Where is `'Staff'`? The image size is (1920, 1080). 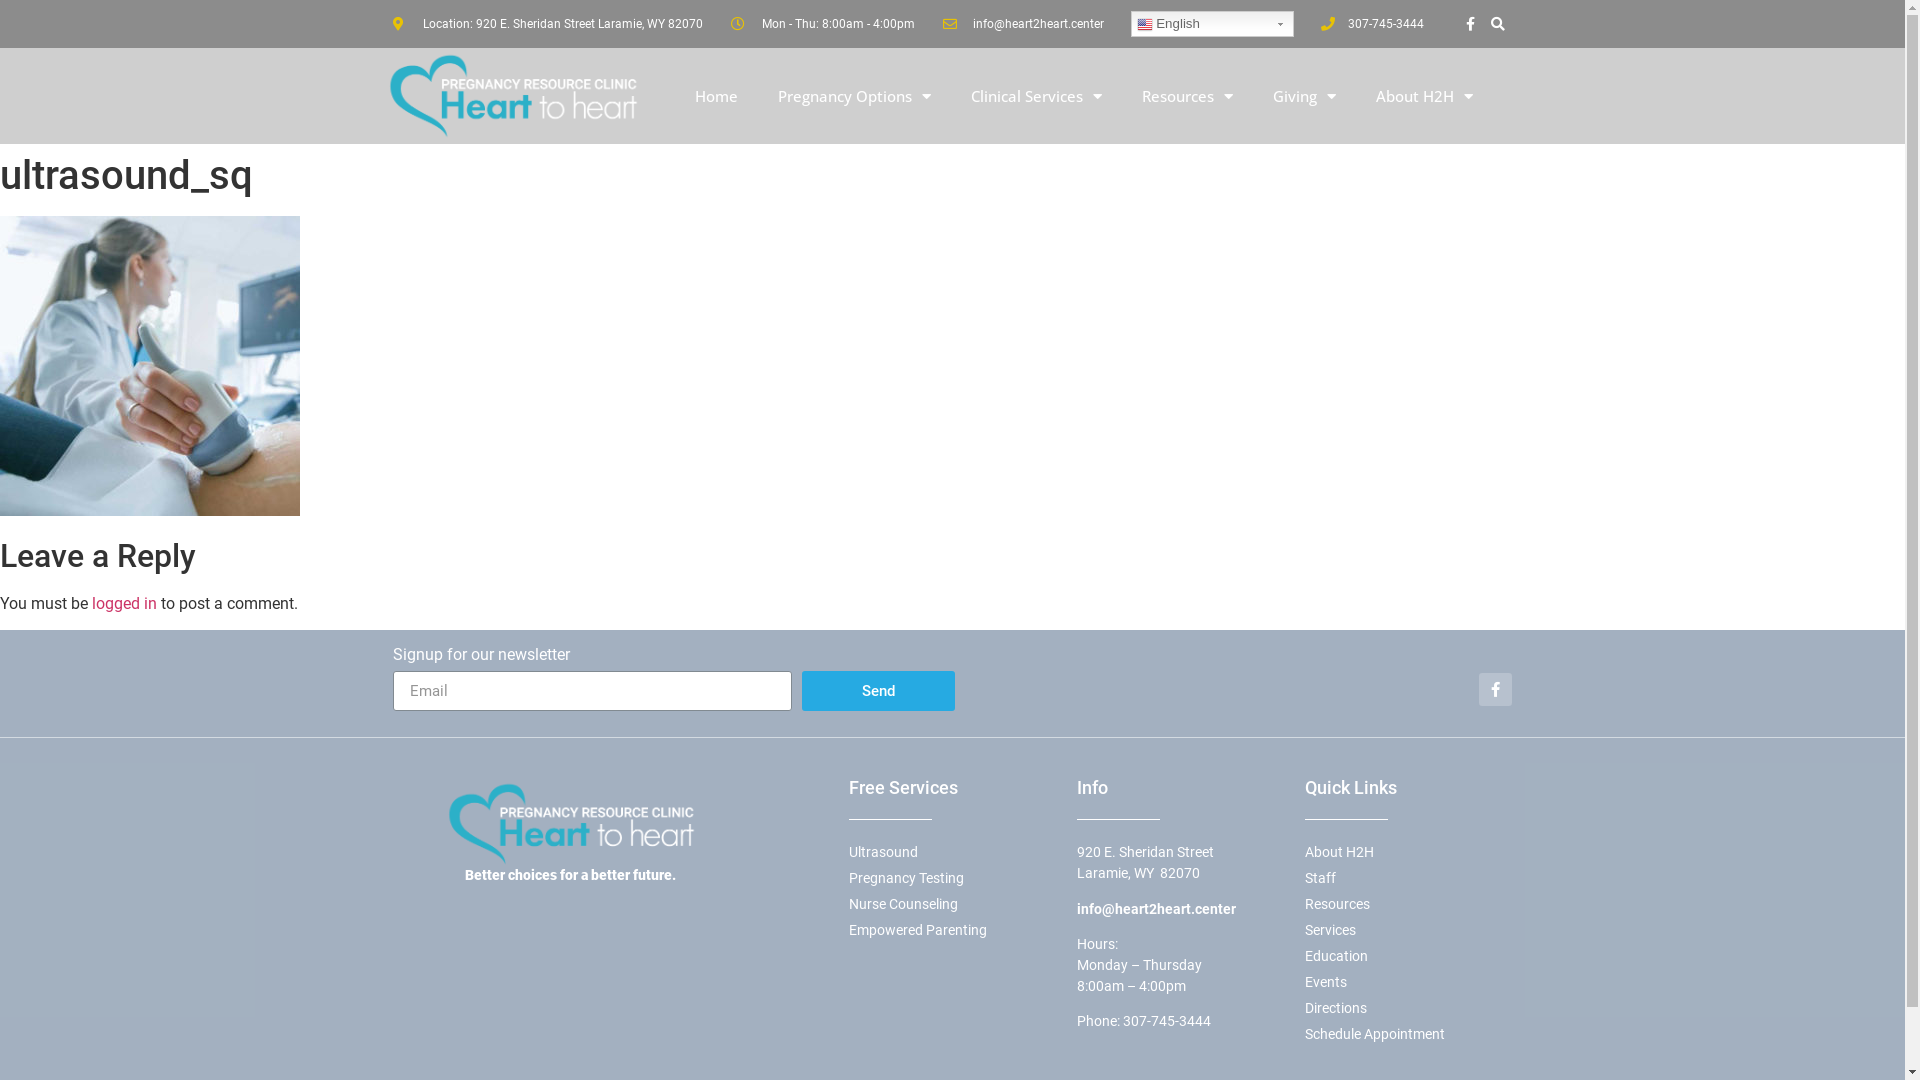
'Staff' is located at coordinates (1406, 877).